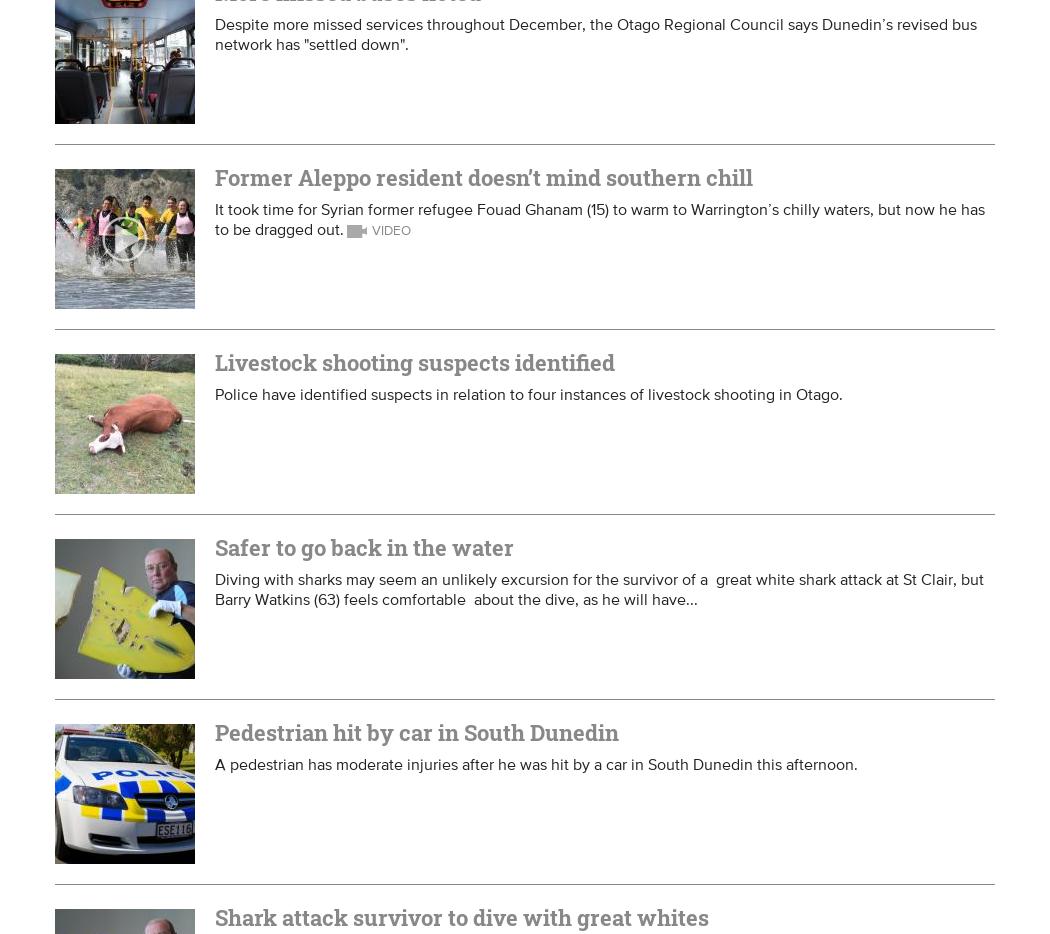 The height and width of the screenshot is (934, 1050). What do you see at coordinates (415, 732) in the screenshot?
I see `'Pedestrian hit by car in South Dunedin'` at bounding box center [415, 732].